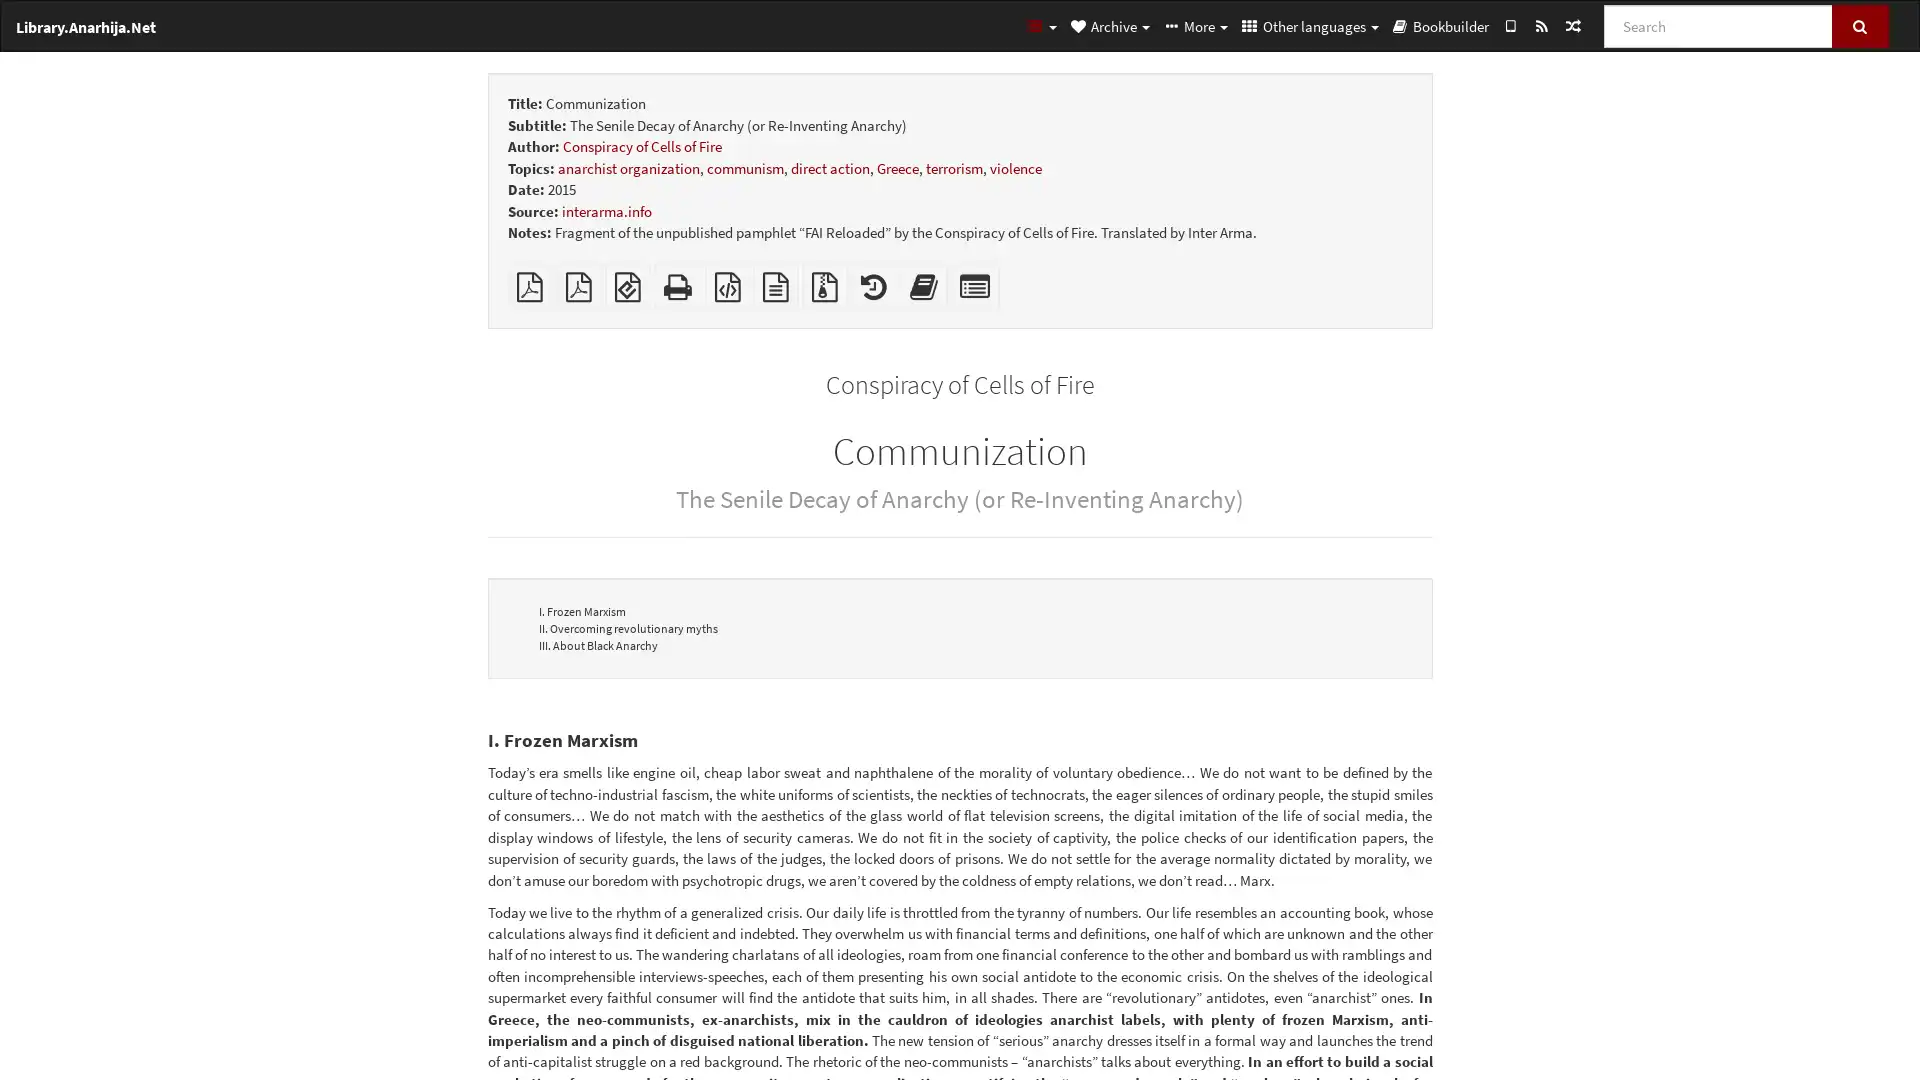 This screenshot has height=1080, width=1920. What do you see at coordinates (1859, 25) in the screenshot?
I see `Search` at bounding box center [1859, 25].